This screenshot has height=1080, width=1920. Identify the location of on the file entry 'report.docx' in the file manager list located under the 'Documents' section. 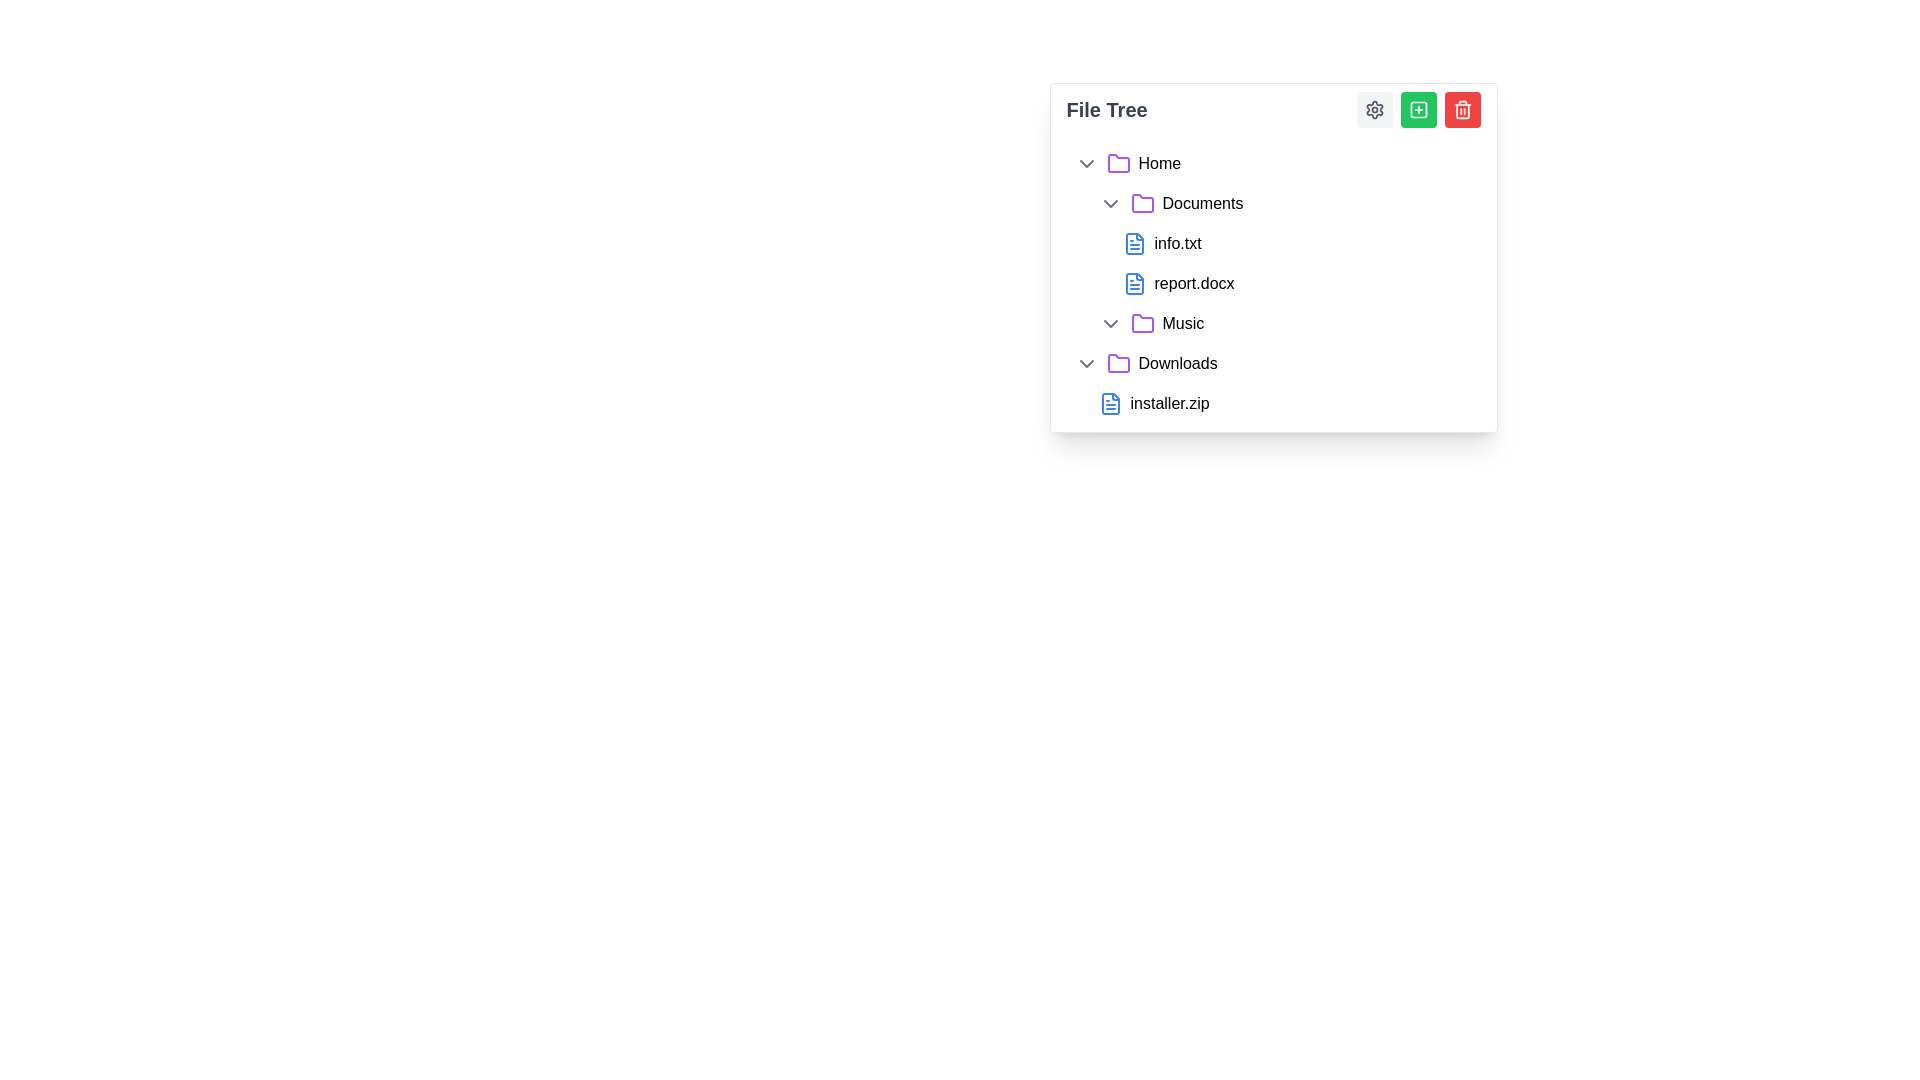
(1297, 262).